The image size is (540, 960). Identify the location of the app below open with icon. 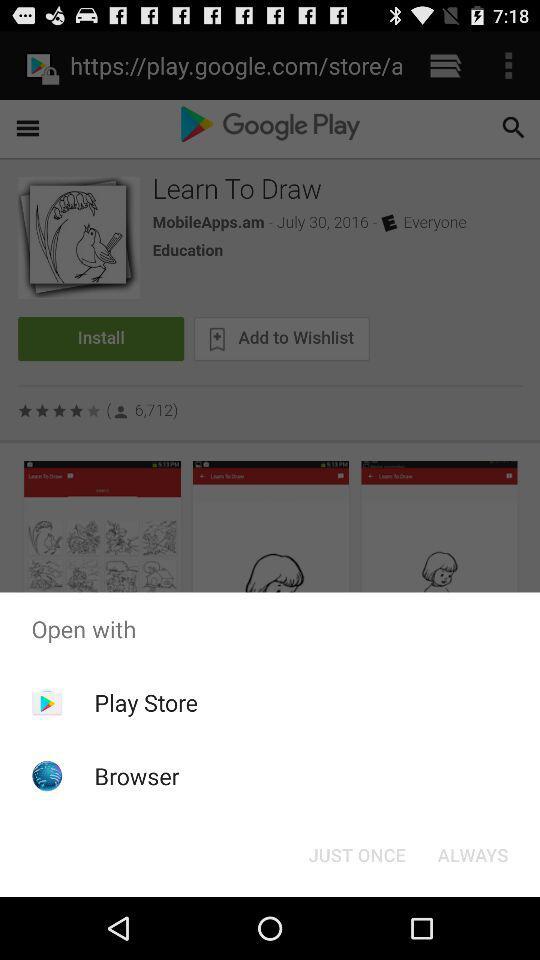
(472, 853).